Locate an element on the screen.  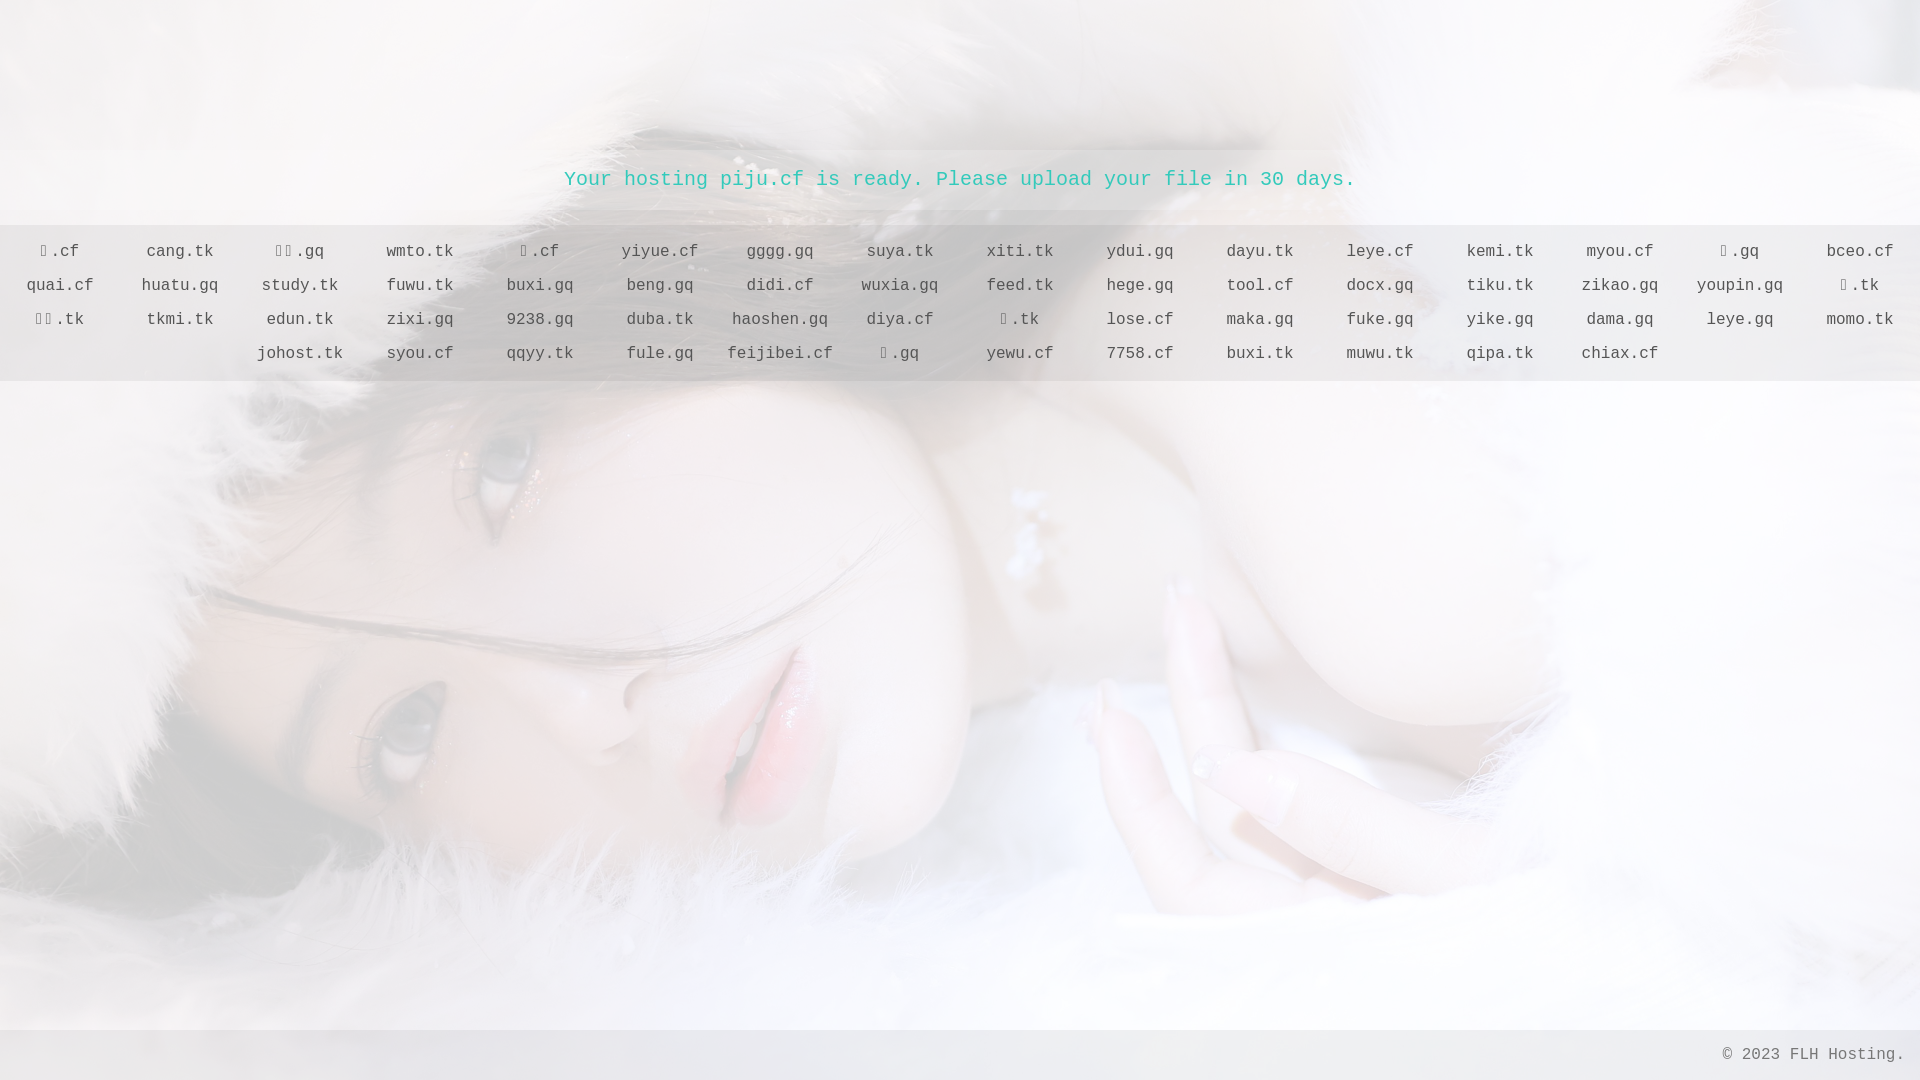
'9238.gq' is located at coordinates (539, 319).